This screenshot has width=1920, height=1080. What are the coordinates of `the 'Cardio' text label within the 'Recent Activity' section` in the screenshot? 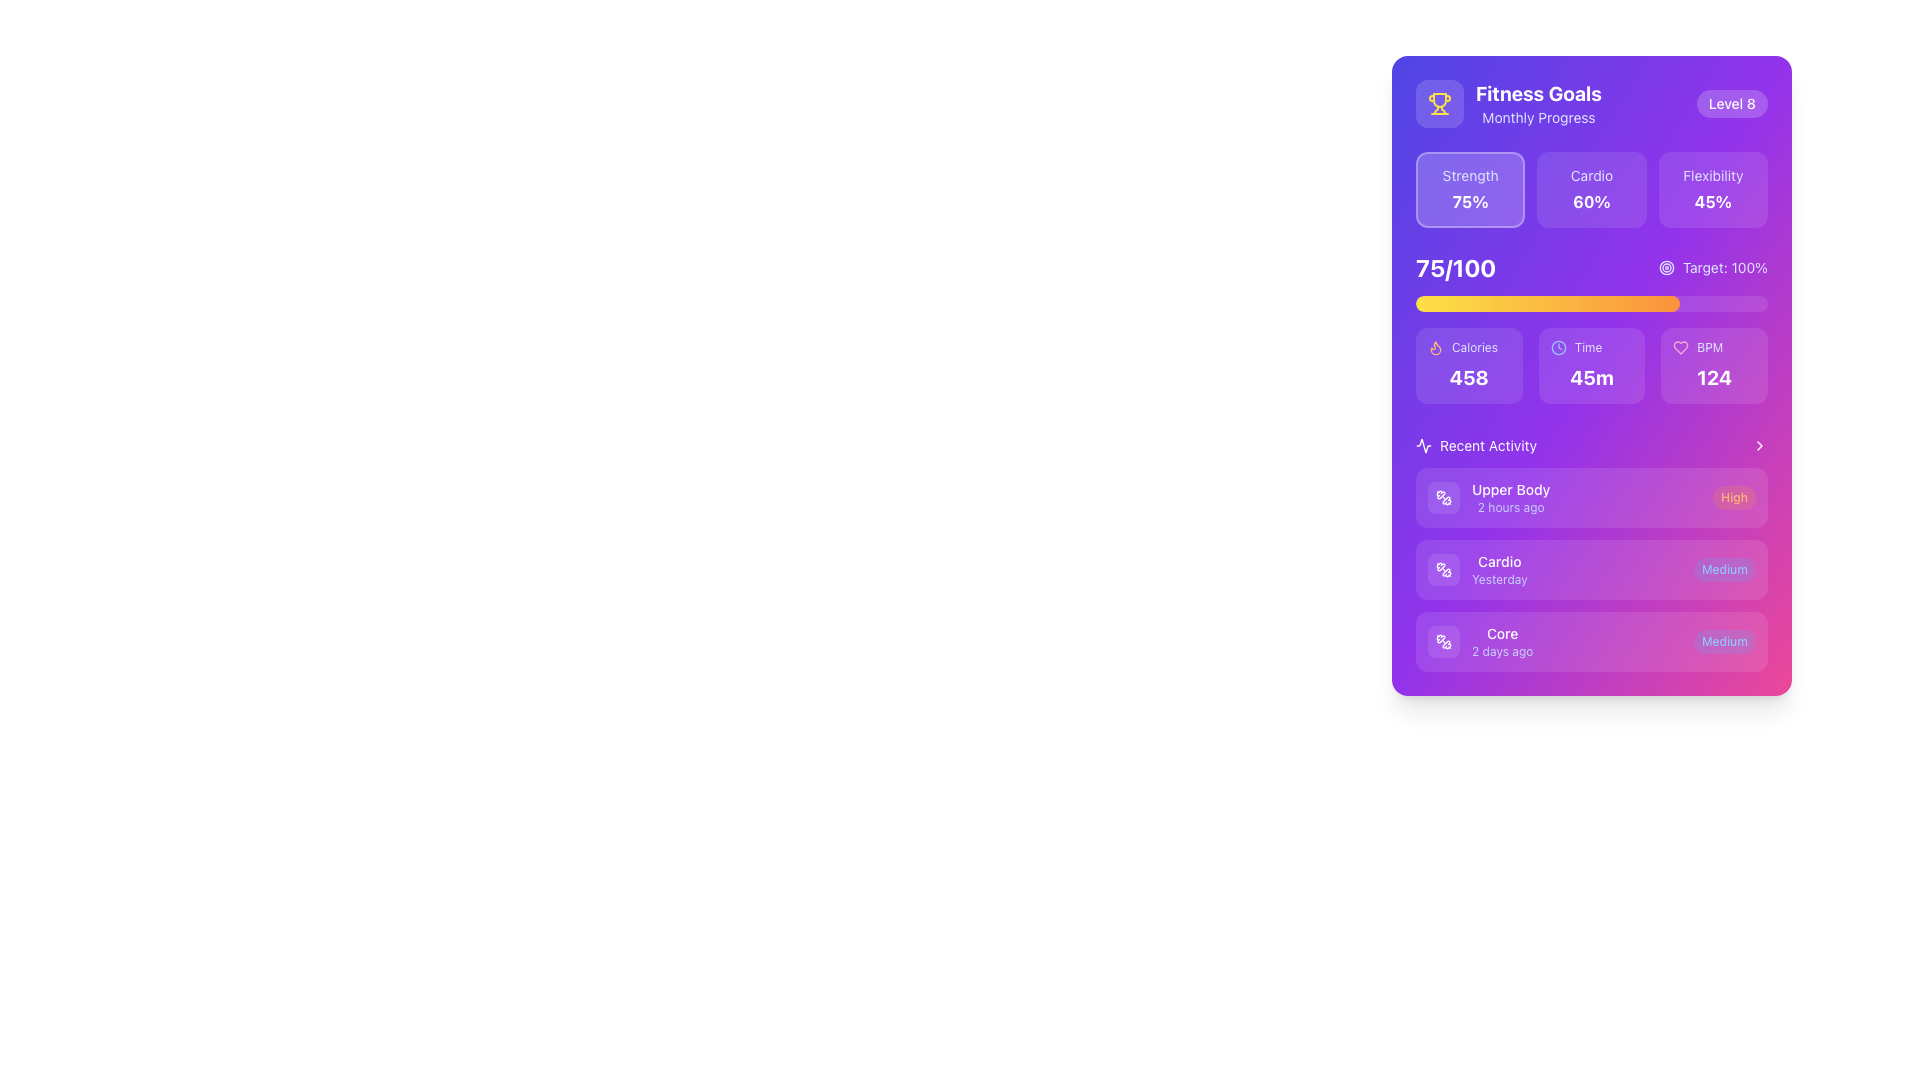 It's located at (1499, 570).